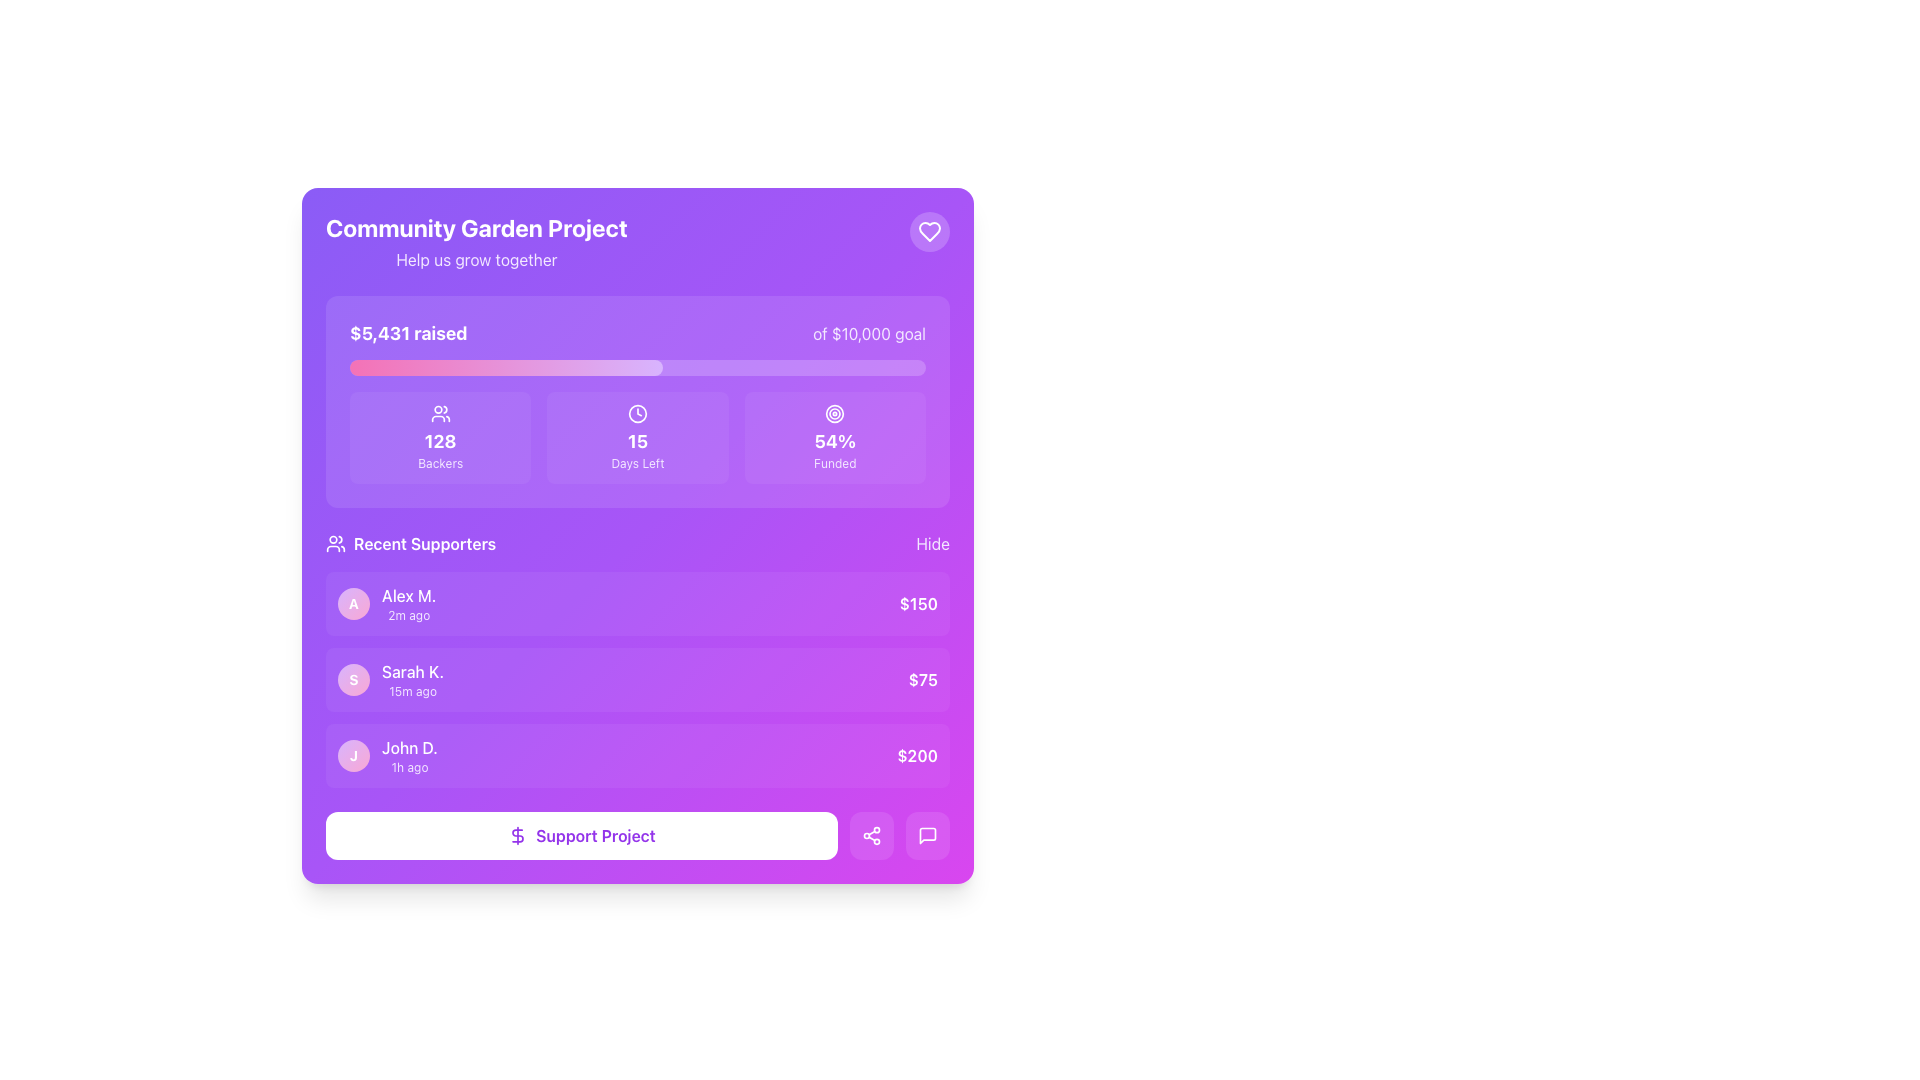 This screenshot has height=1080, width=1920. I want to click on the static text displaying the countdown of days remaining, which is centered below a clock icon and above the text 'Days Left', so click(637, 441).